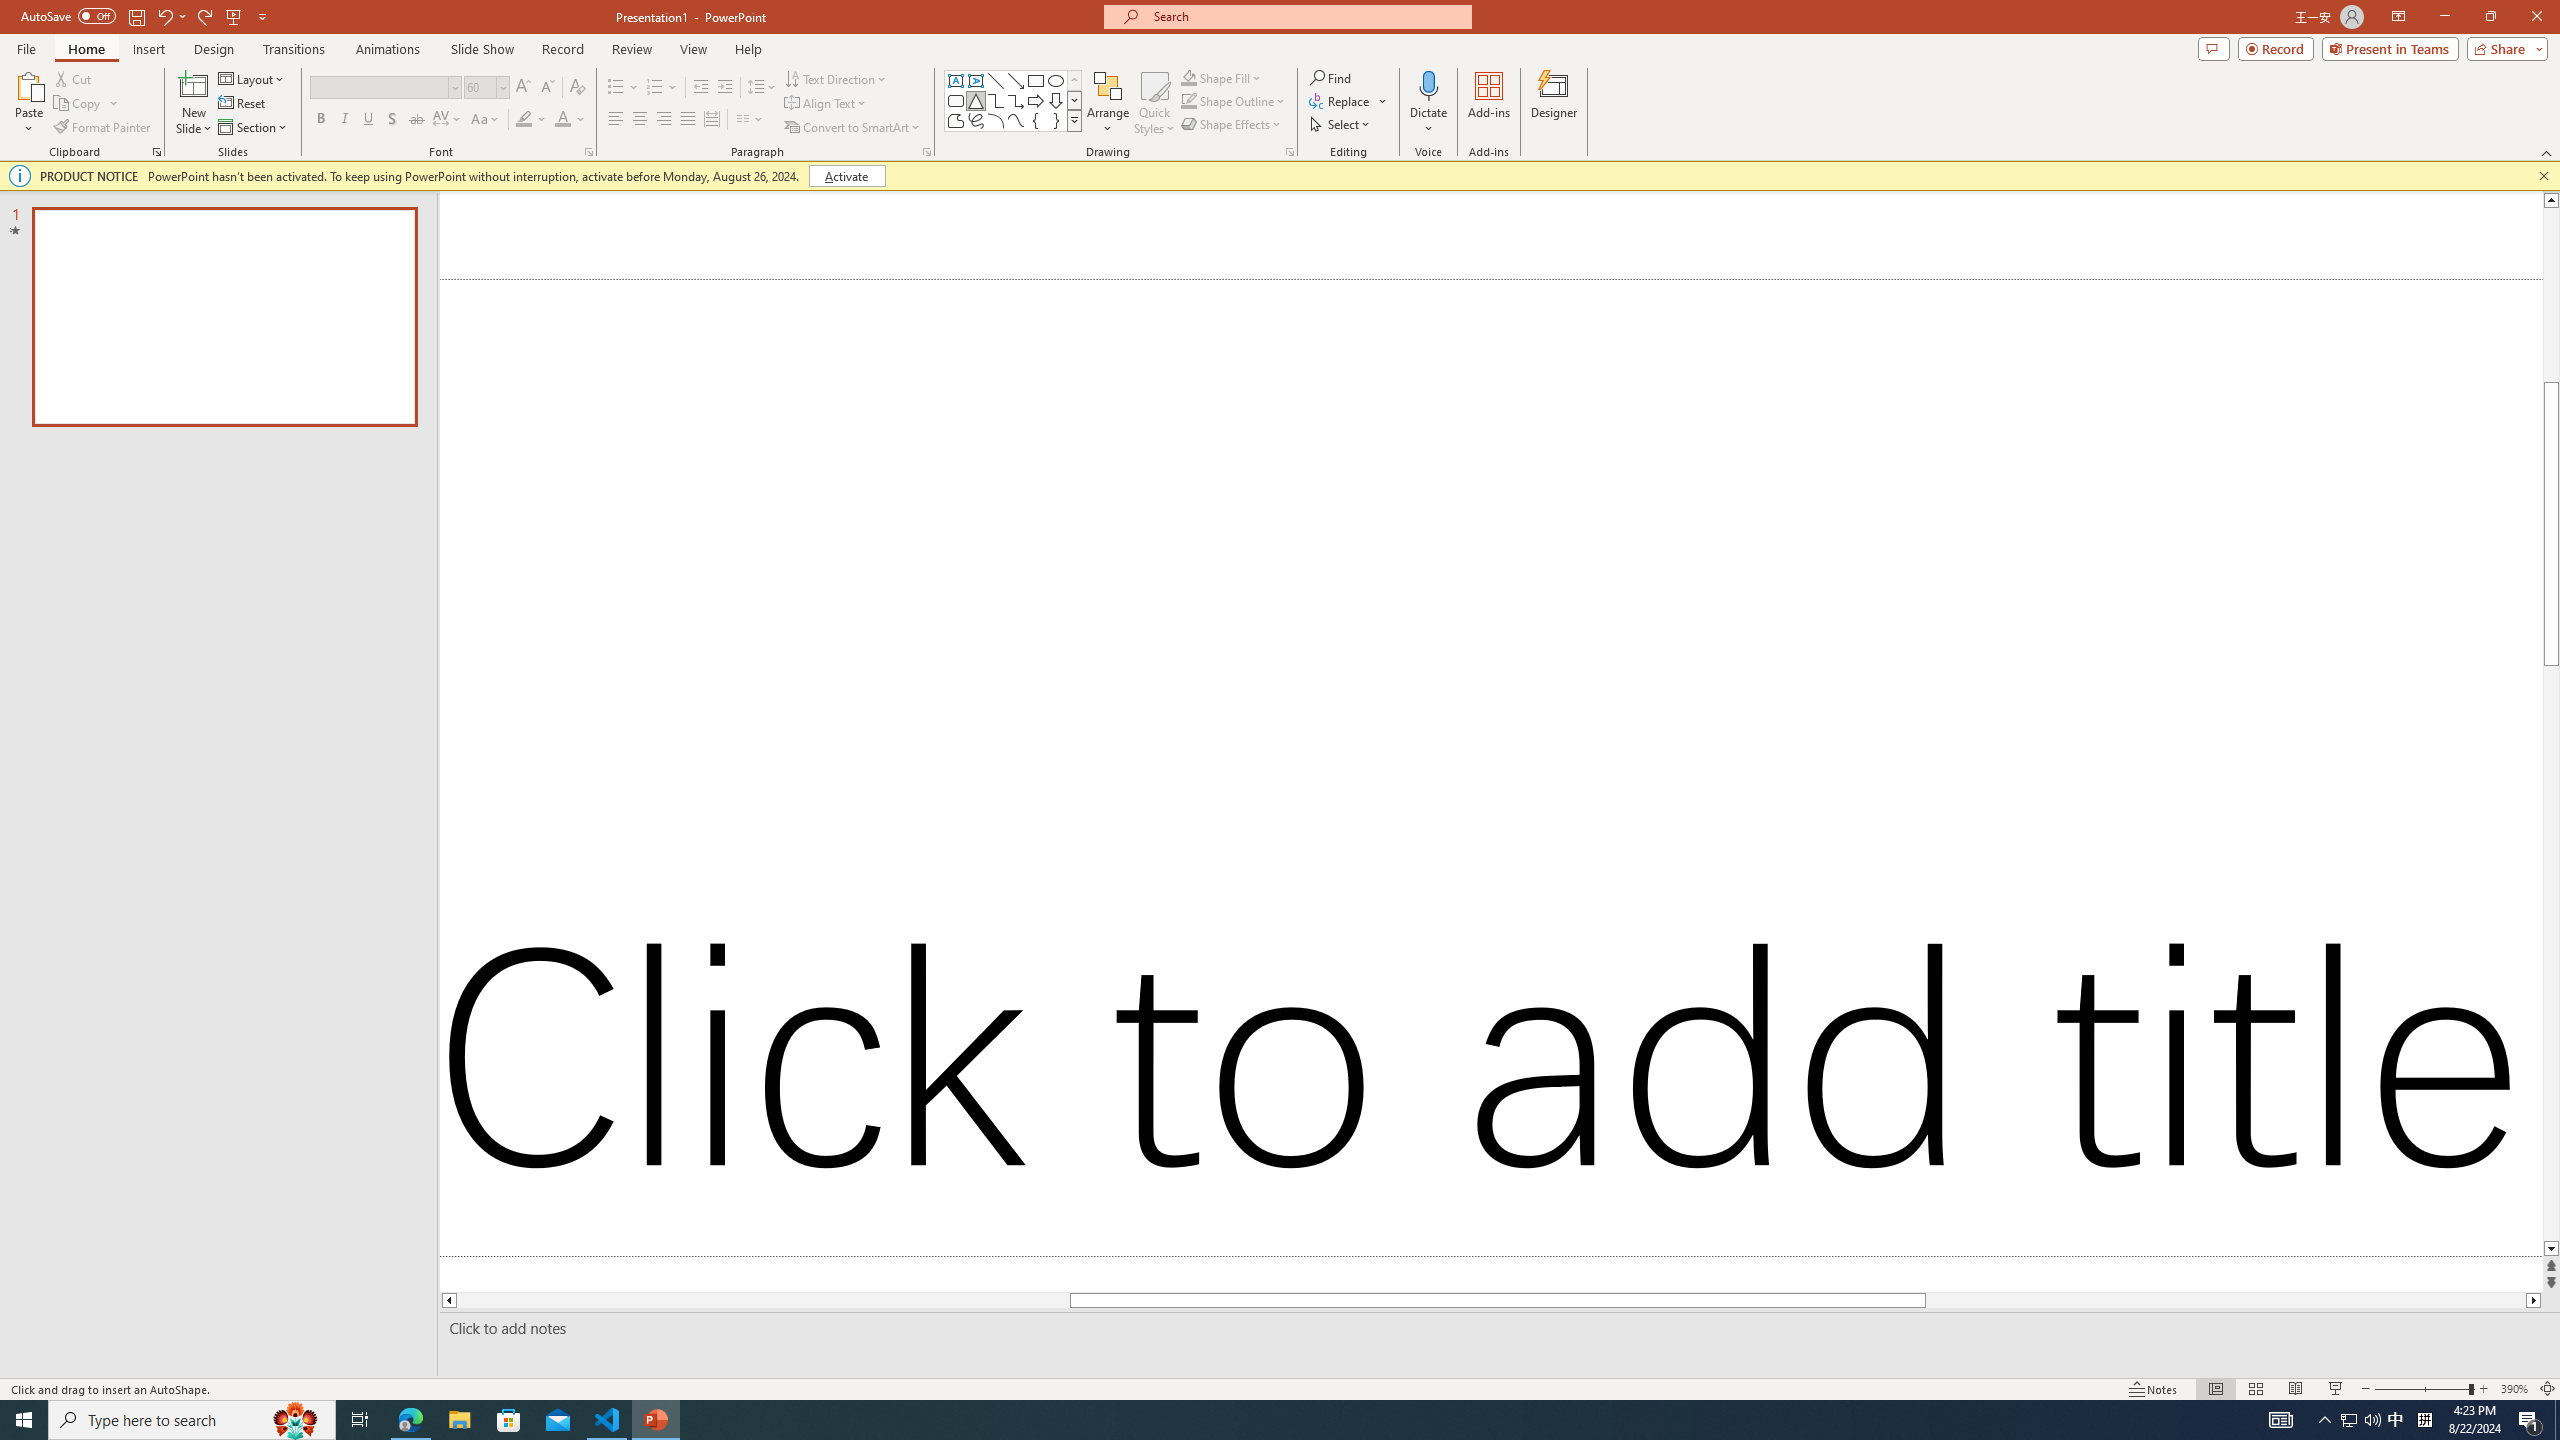  Describe the element at coordinates (1072, 119) in the screenshot. I see `'Class: NetUIImage'` at that location.